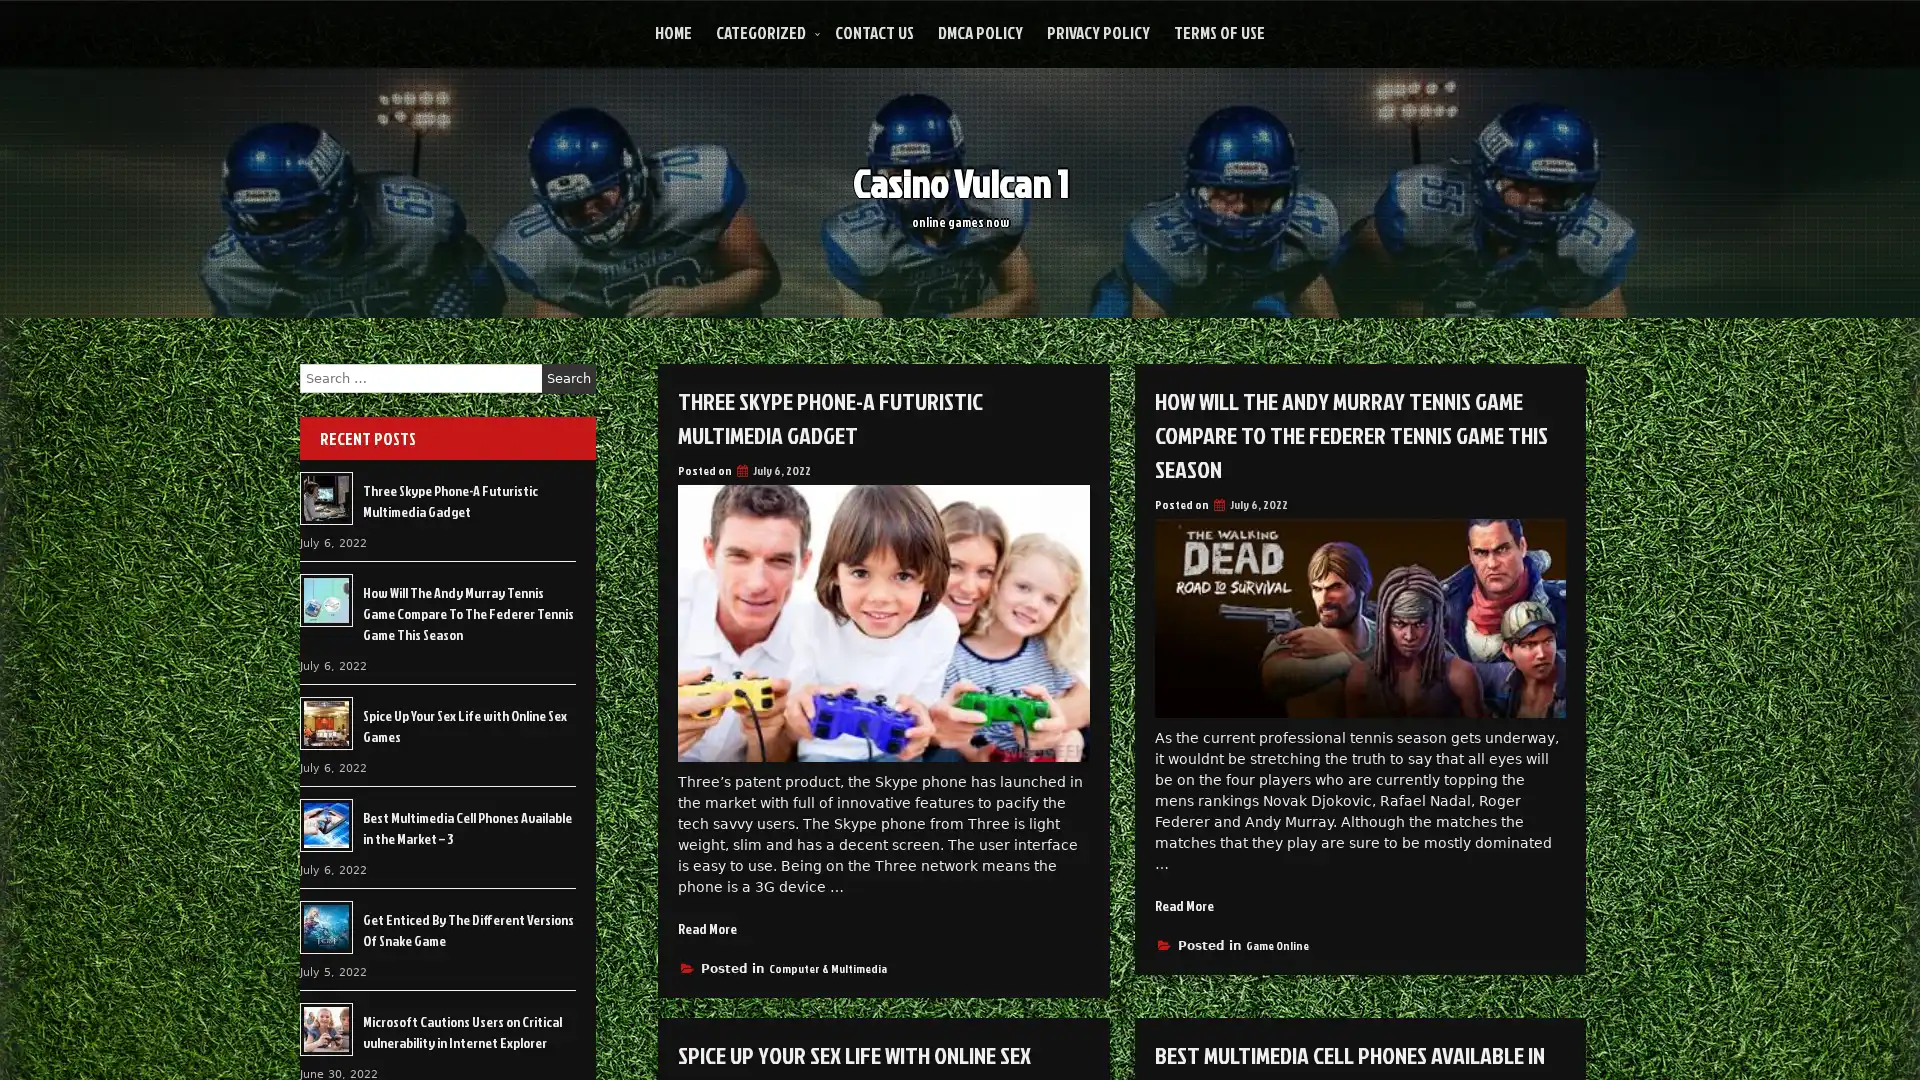 This screenshot has width=1920, height=1080. What do you see at coordinates (568, 378) in the screenshot?
I see `Search` at bounding box center [568, 378].